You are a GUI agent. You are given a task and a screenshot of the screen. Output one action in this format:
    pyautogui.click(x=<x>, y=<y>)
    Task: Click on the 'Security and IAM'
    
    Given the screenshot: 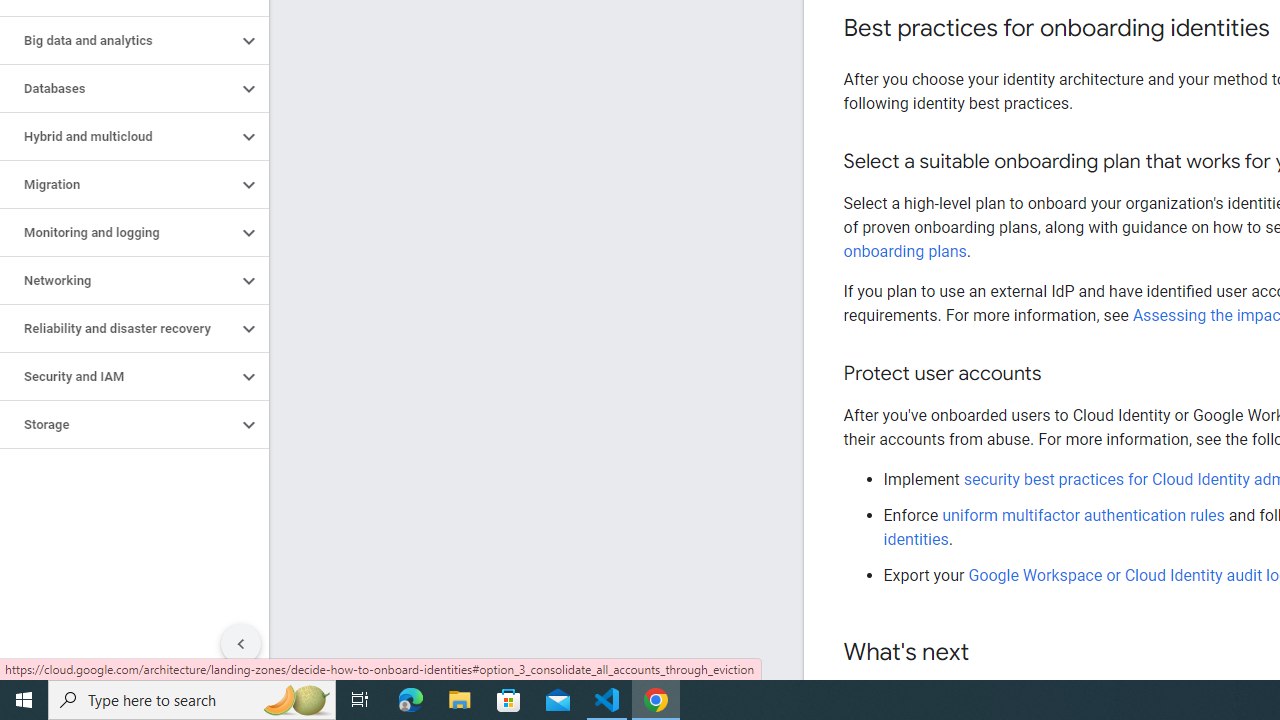 What is the action you would take?
    pyautogui.click(x=117, y=376)
    